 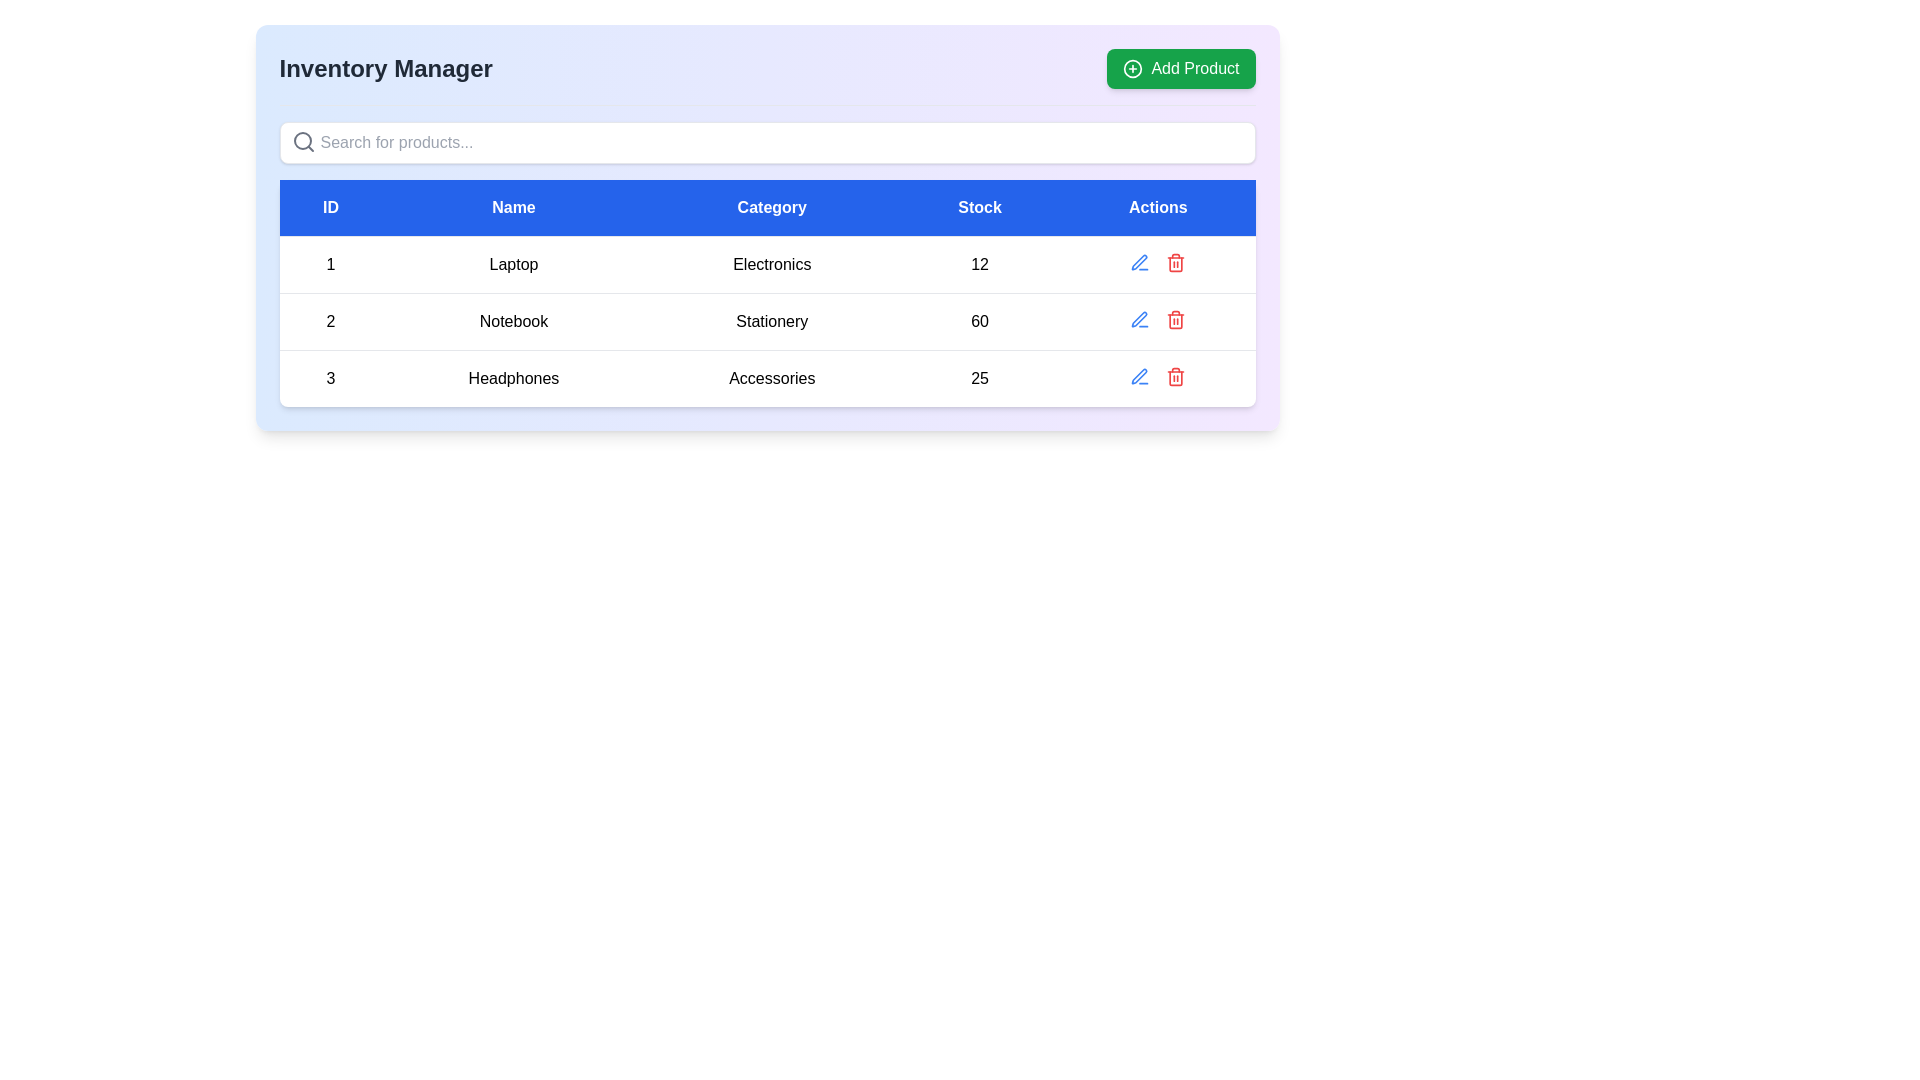 What do you see at coordinates (979, 208) in the screenshot?
I see `the 'Stock' column header, which has a bold blue background and white centered text, to use it as a reference for data interpretation` at bounding box center [979, 208].